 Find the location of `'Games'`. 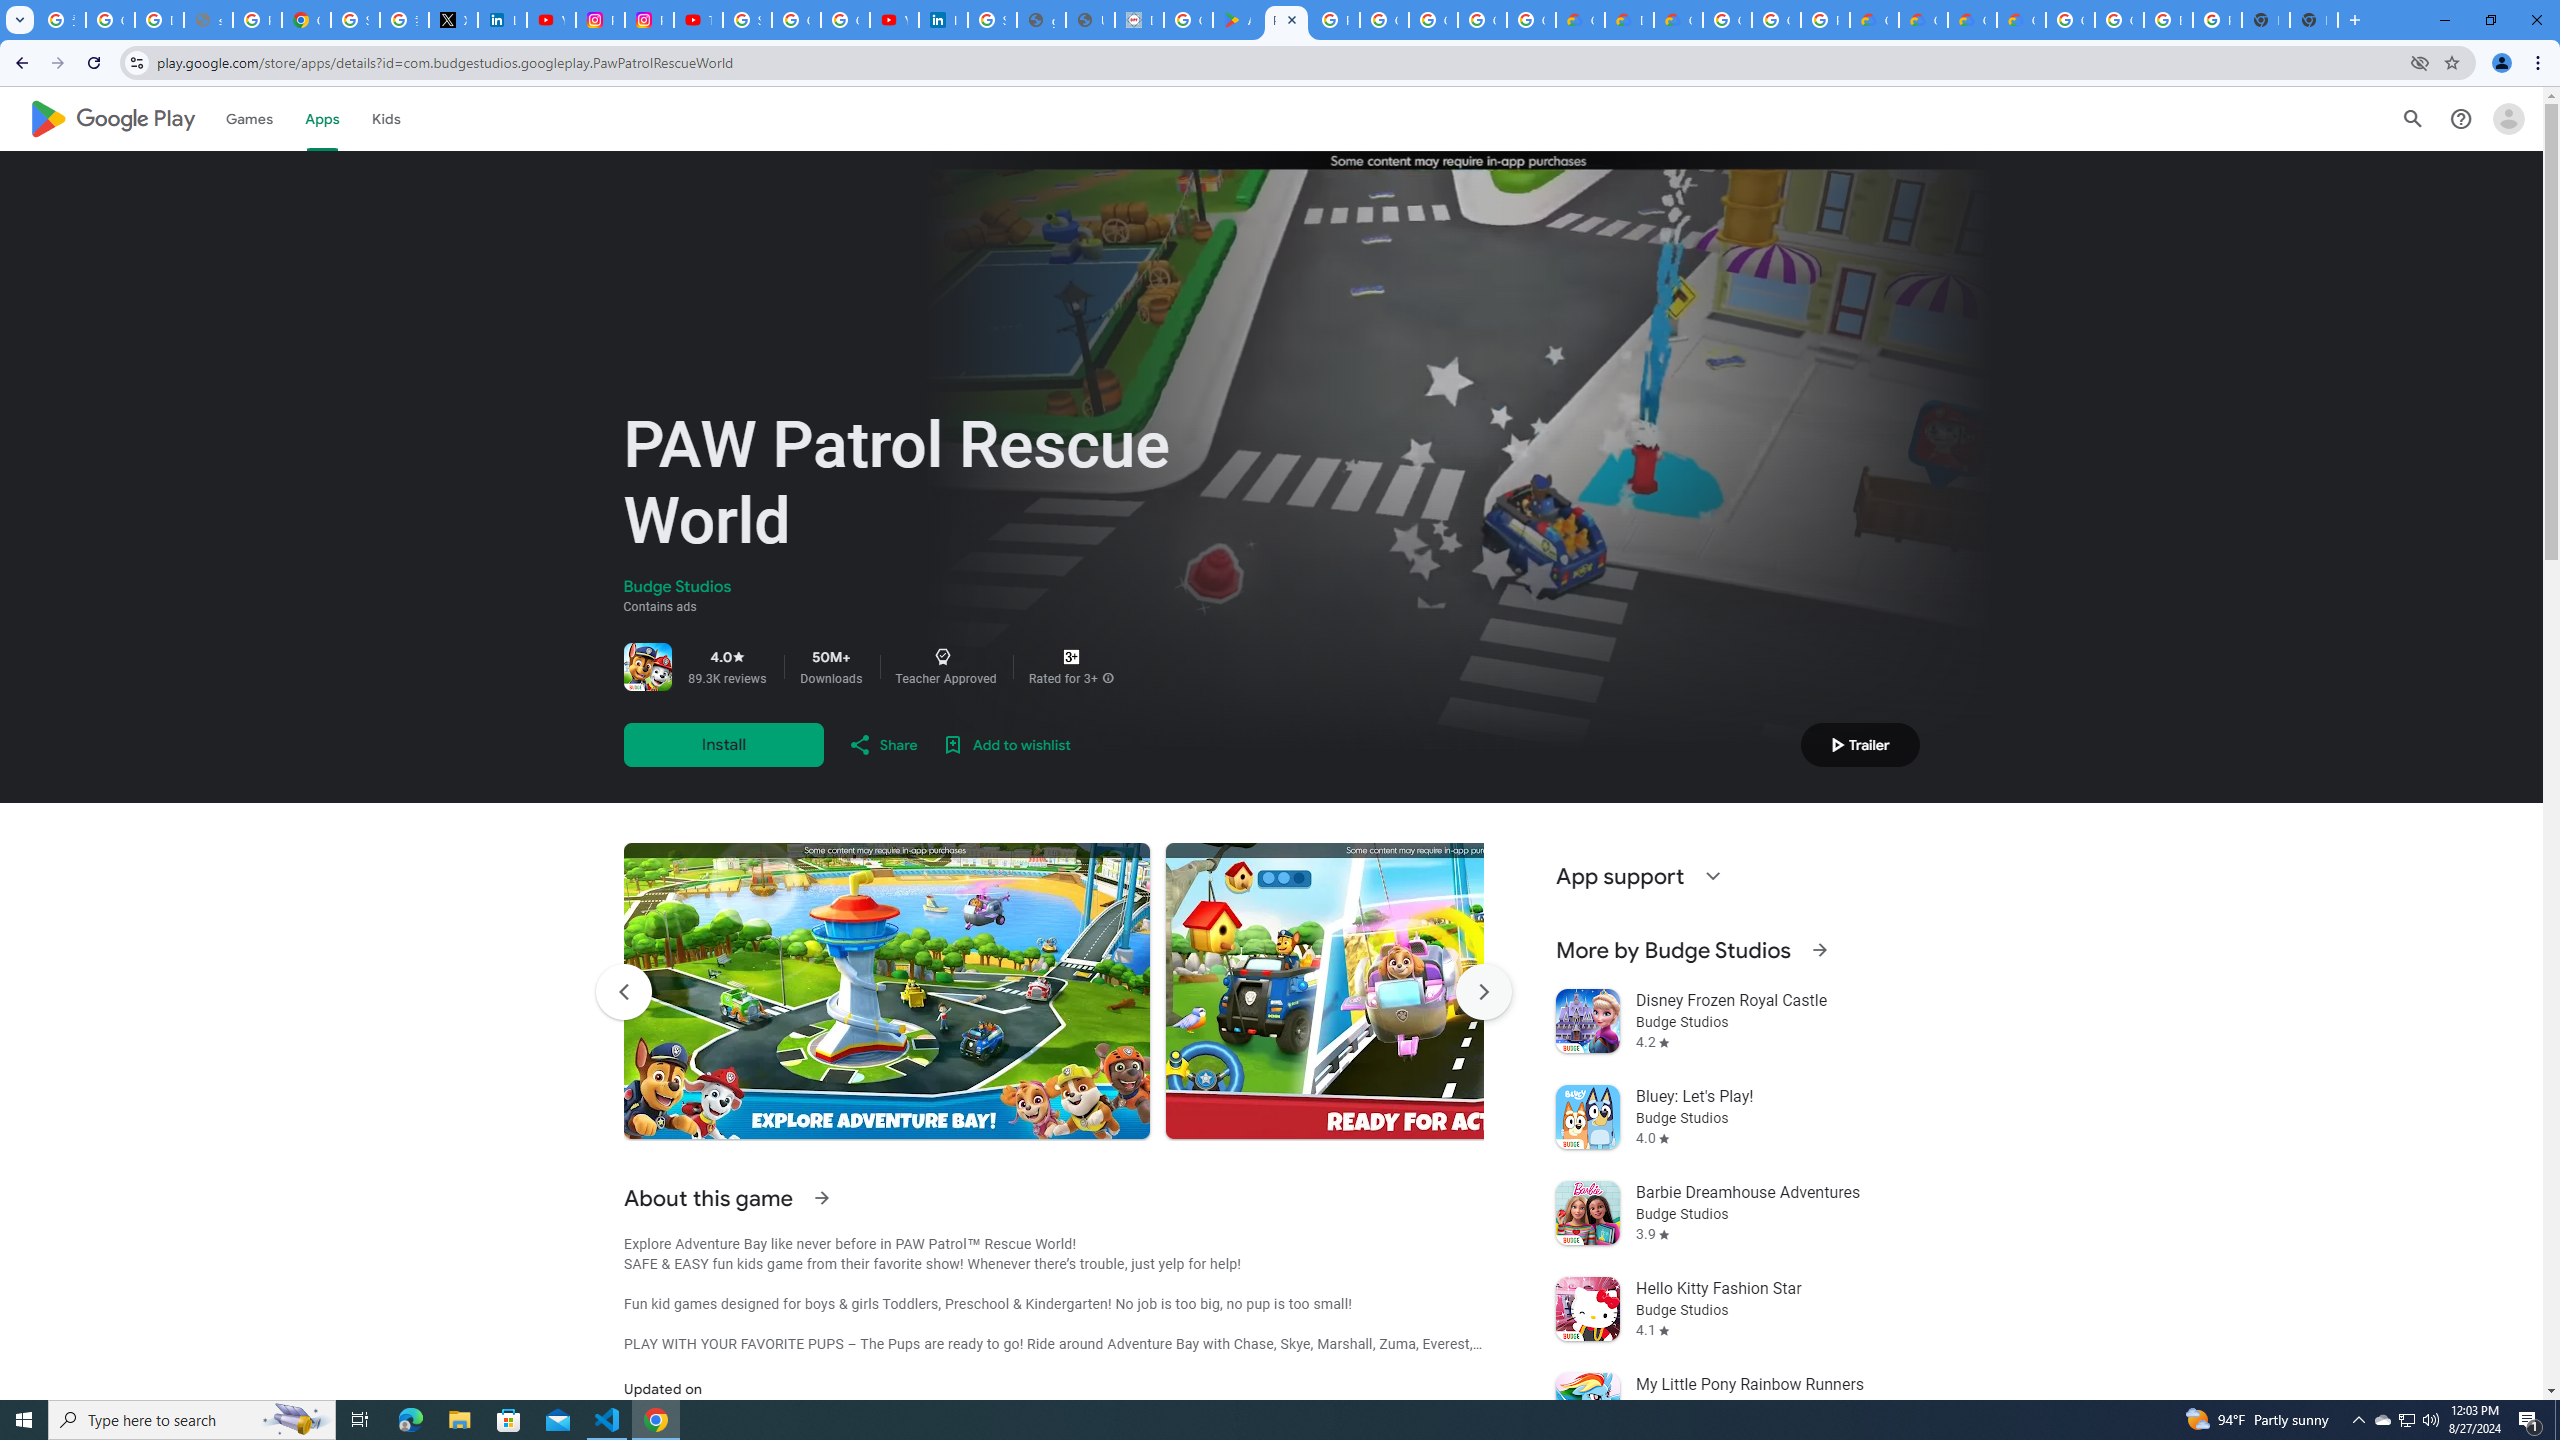

'Games' is located at coordinates (248, 118).